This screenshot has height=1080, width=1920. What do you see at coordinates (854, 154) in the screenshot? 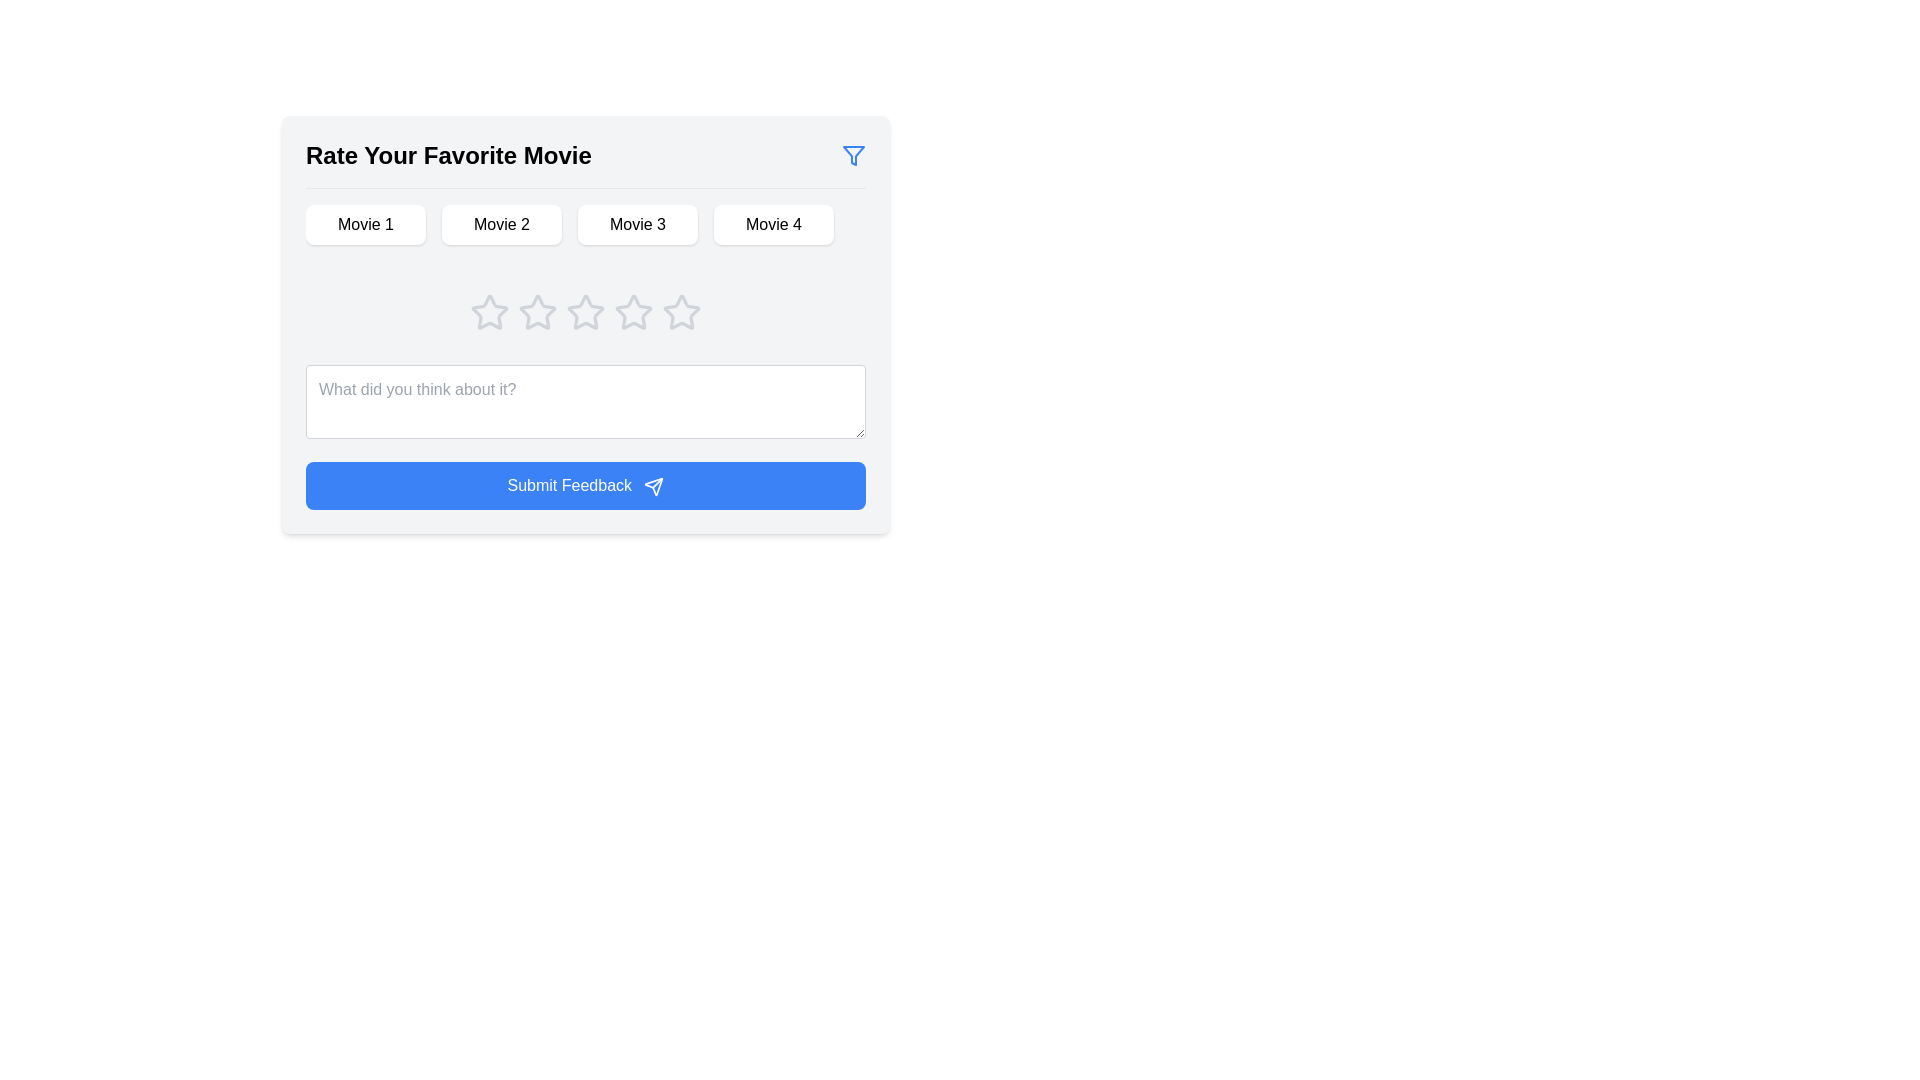
I see `the blue filter icon button styled as an outlined funnel located to the right of the 'Rate Your Favorite Movie' text to trigger a tooltip or visual feedback` at bounding box center [854, 154].